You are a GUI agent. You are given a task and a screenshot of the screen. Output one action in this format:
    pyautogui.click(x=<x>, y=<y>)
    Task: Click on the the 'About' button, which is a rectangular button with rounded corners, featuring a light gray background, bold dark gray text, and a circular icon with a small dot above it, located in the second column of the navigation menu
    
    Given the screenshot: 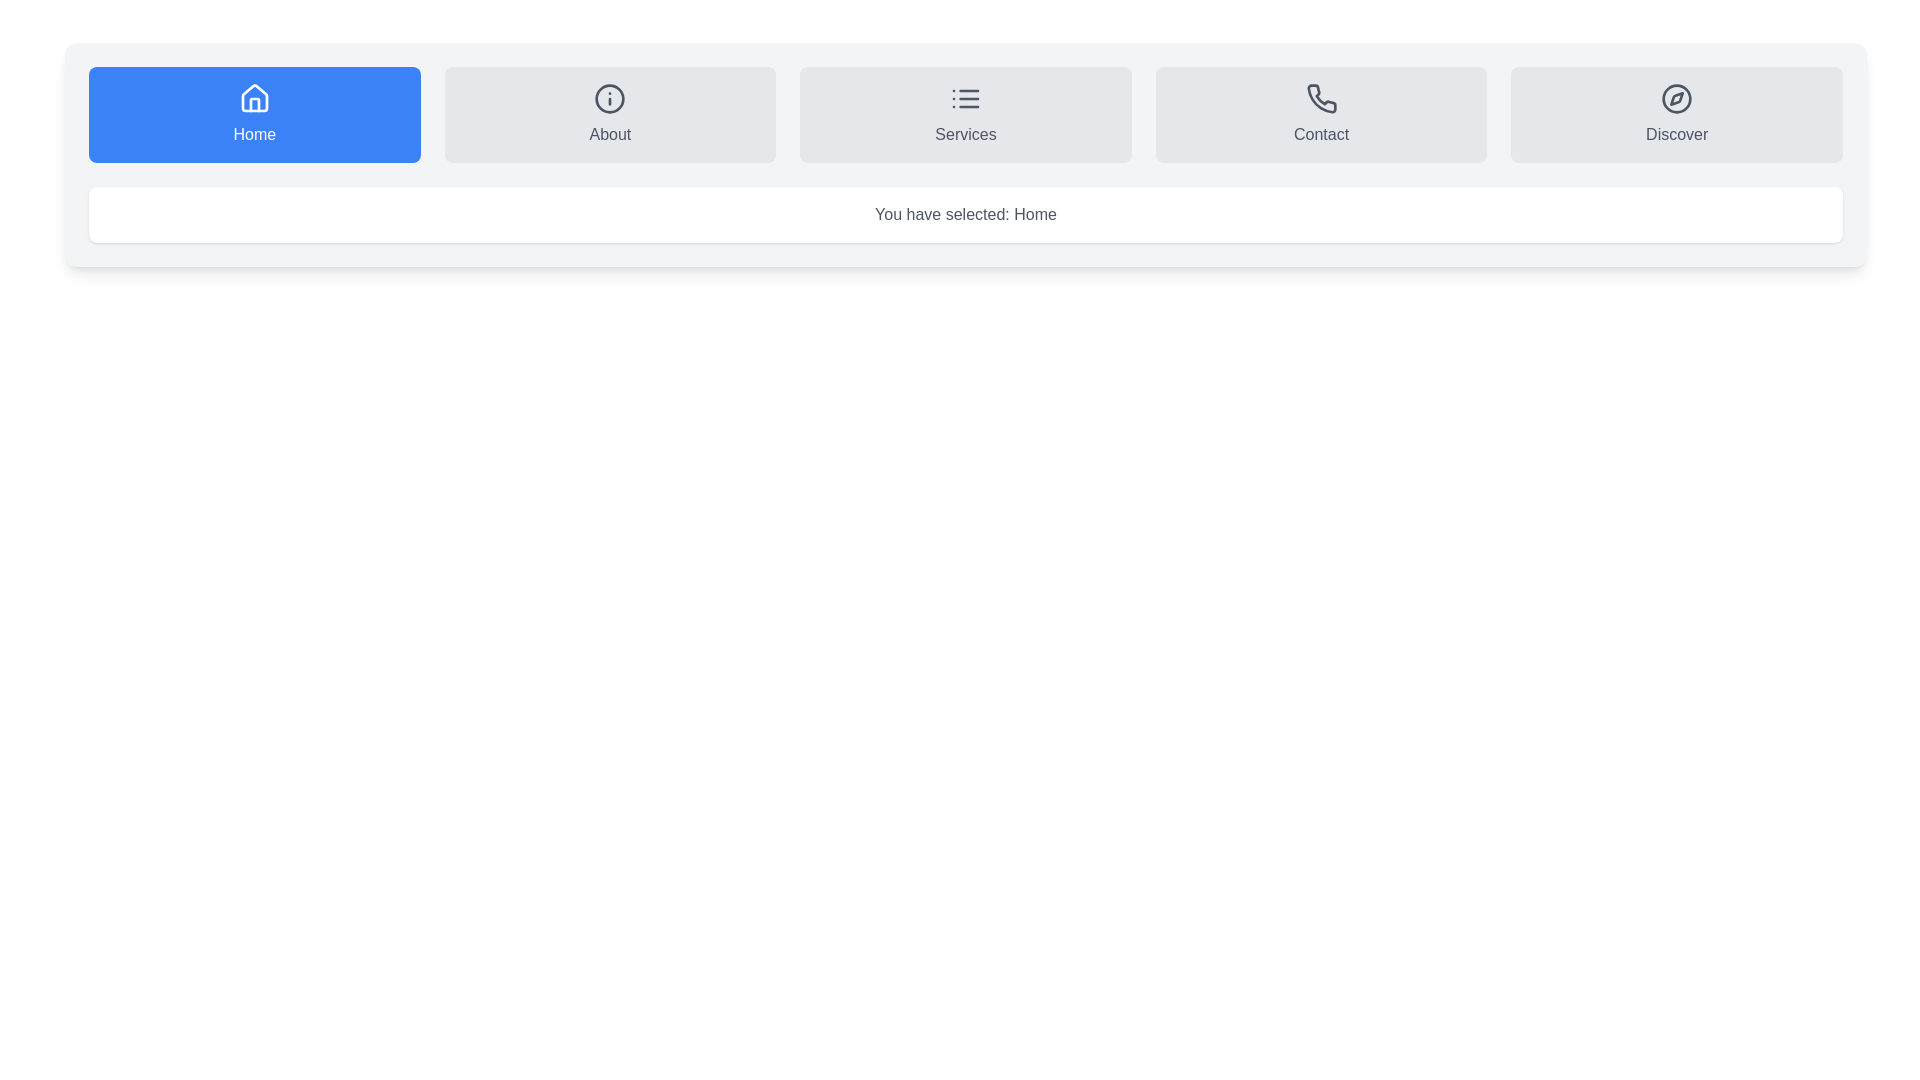 What is the action you would take?
    pyautogui.click(x=609, y=115)
    